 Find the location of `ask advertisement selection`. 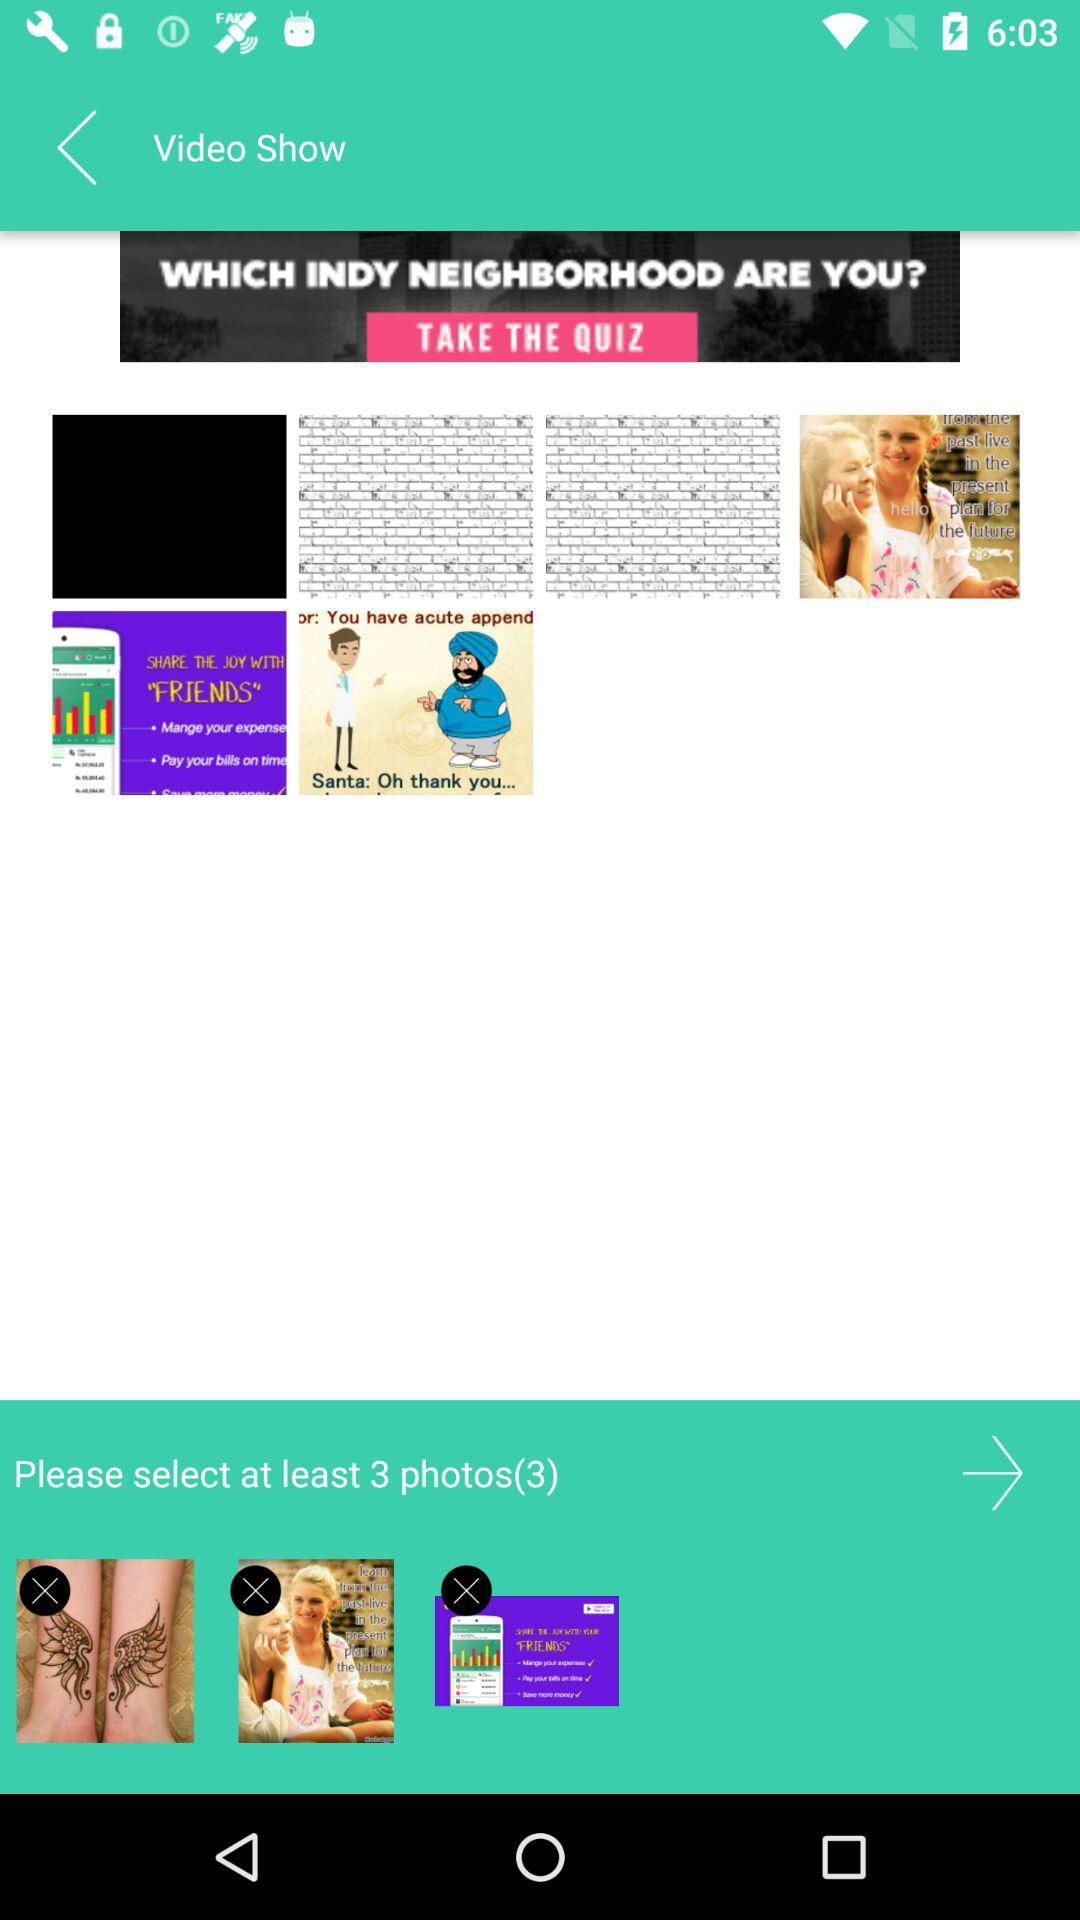

ask advertisement selection is located at coordinates (45, 1589).